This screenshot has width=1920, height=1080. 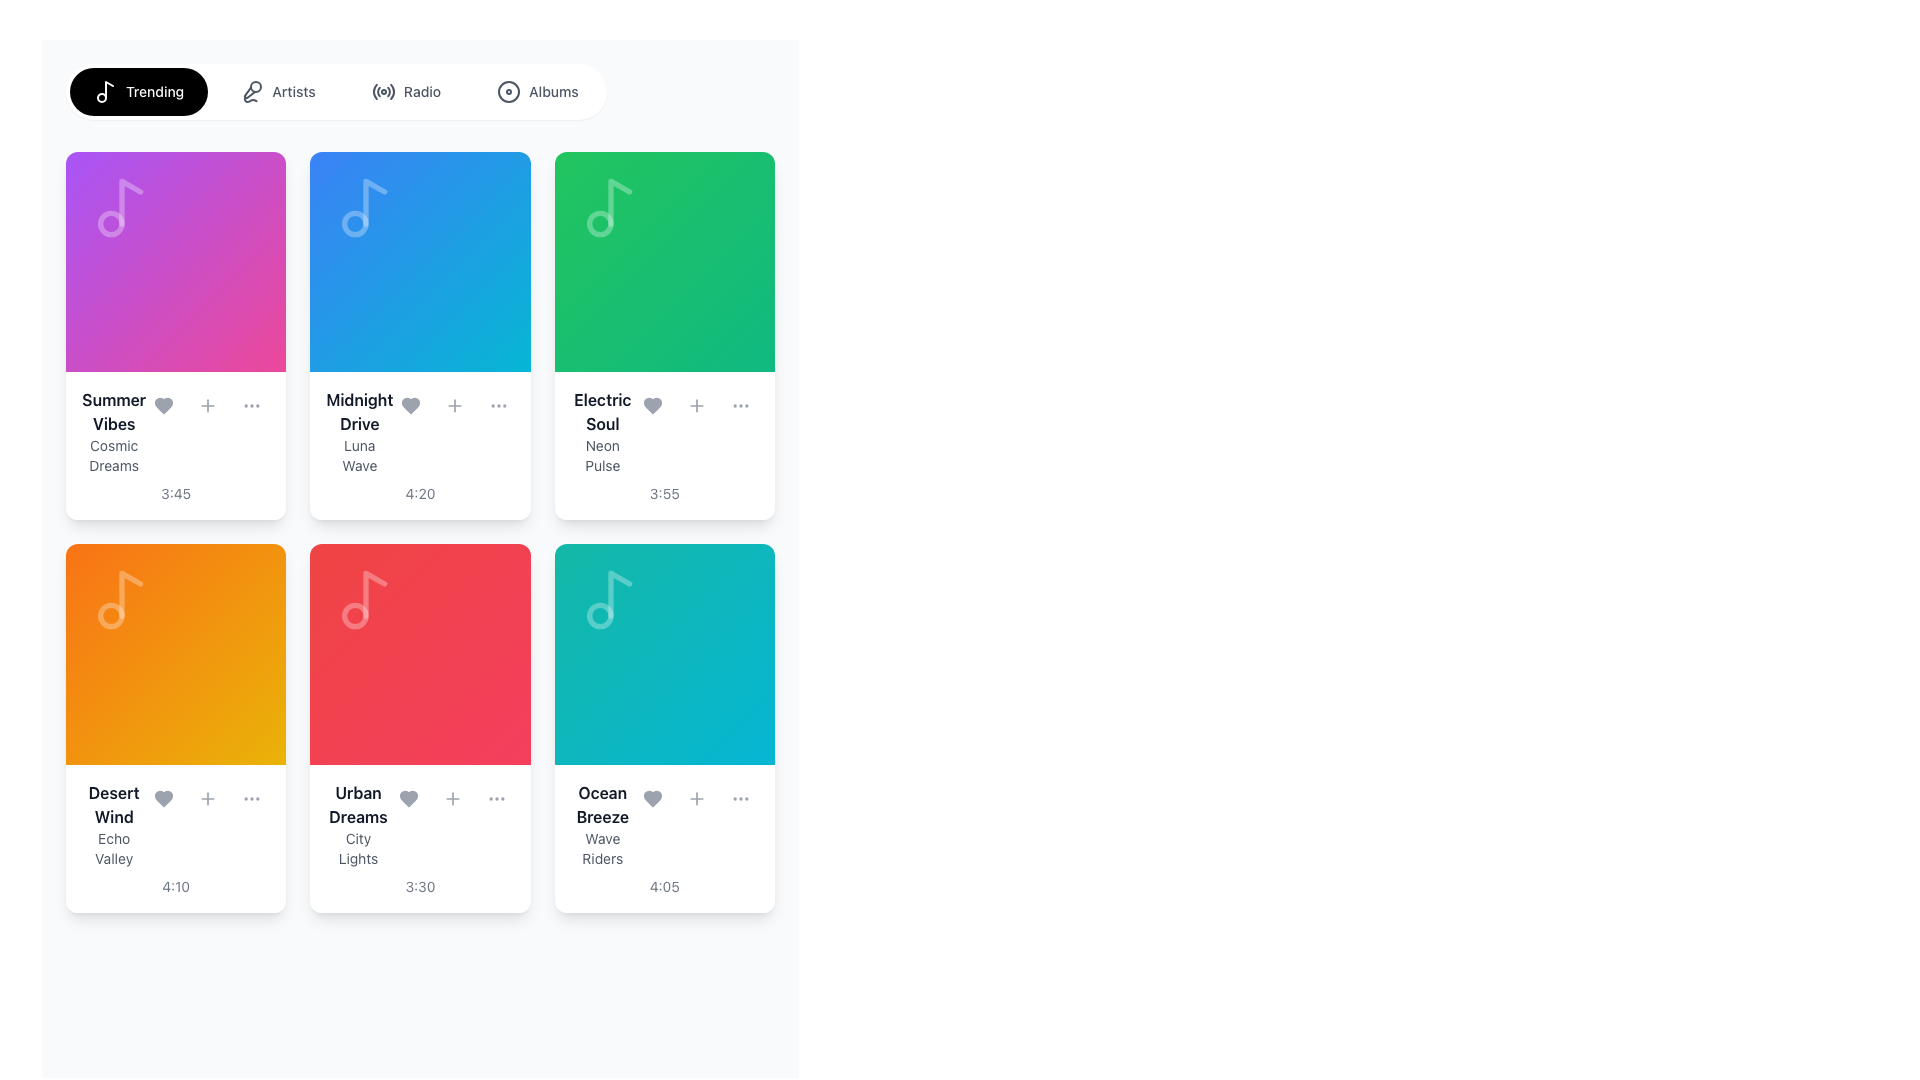 I want to click on the ellipsis icon, which consists of three small dots in a rounded gray background, located at the rightmost position in the controls section of the 'Electric Soul' track card, so click(x=739, y=405).